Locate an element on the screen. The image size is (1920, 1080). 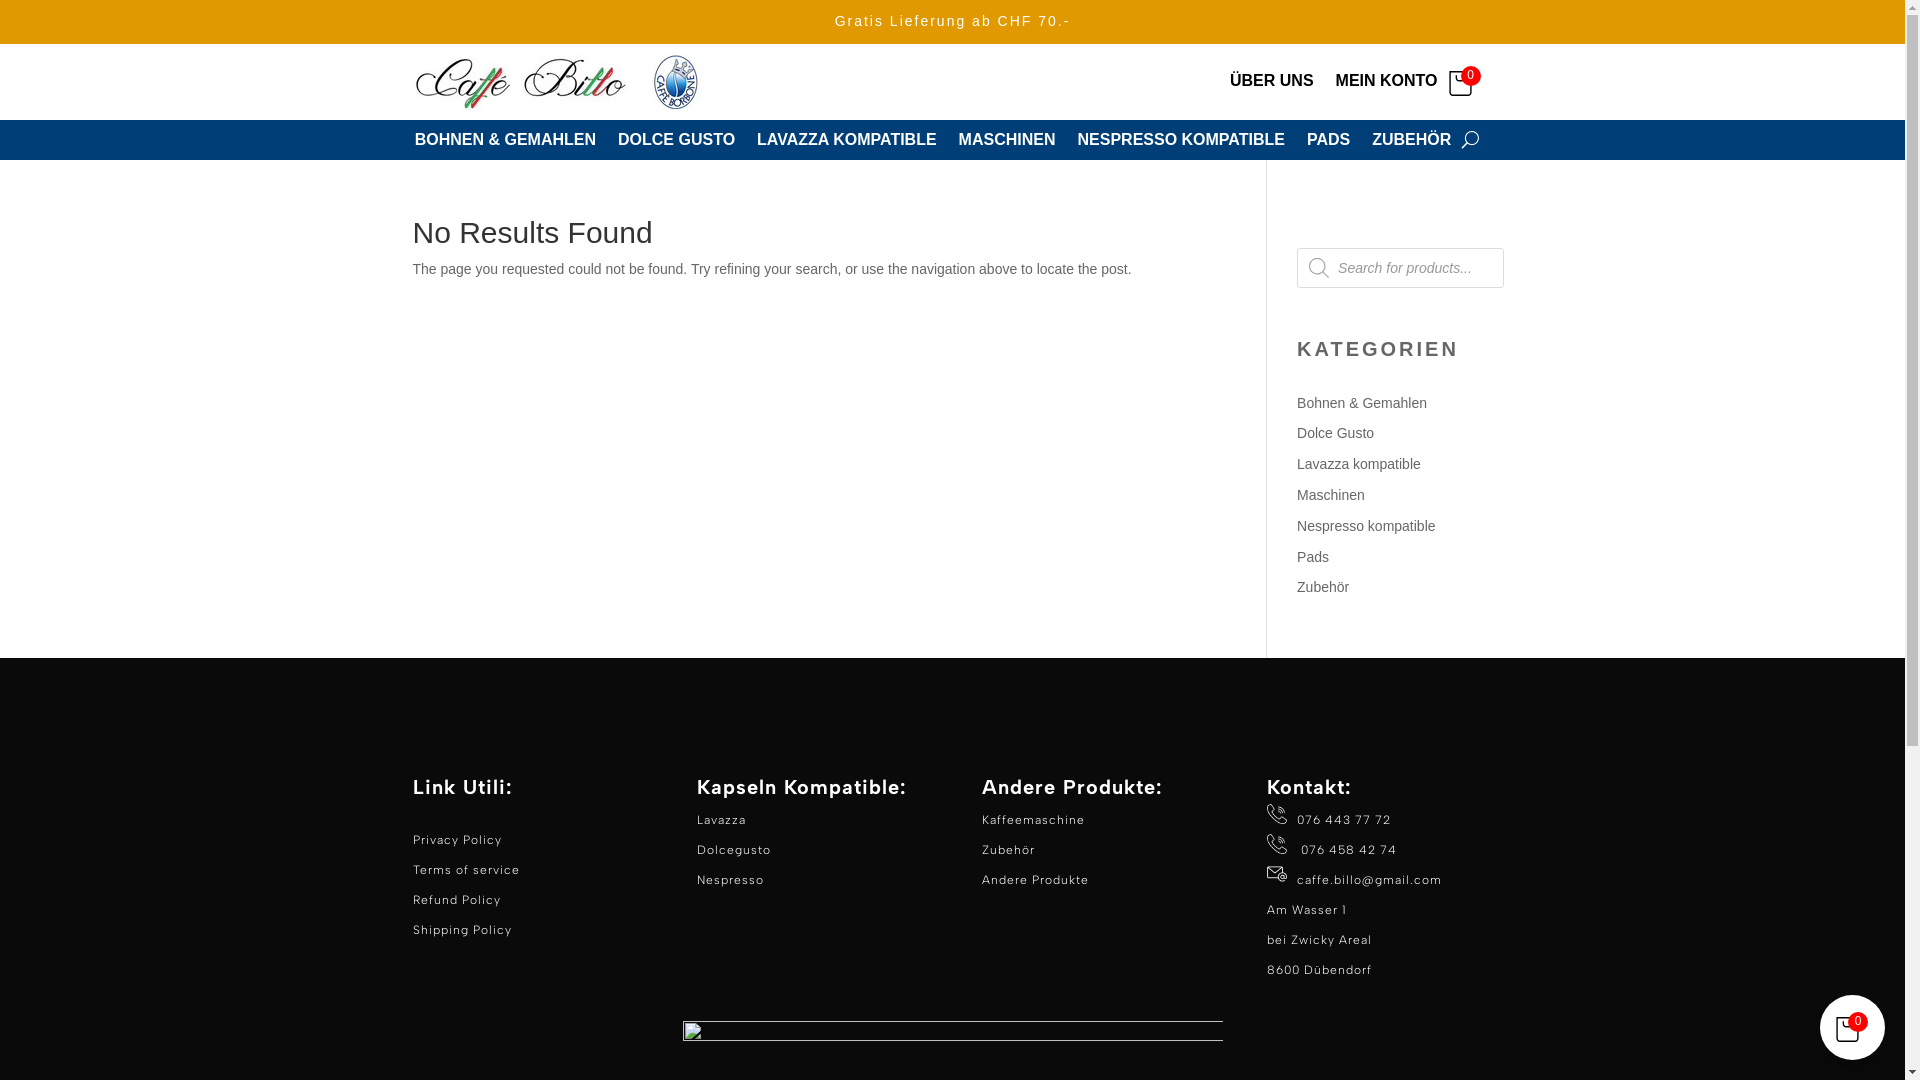
'LAVAZZA KOMPATIBLE' is located at coordinates (846, 142).